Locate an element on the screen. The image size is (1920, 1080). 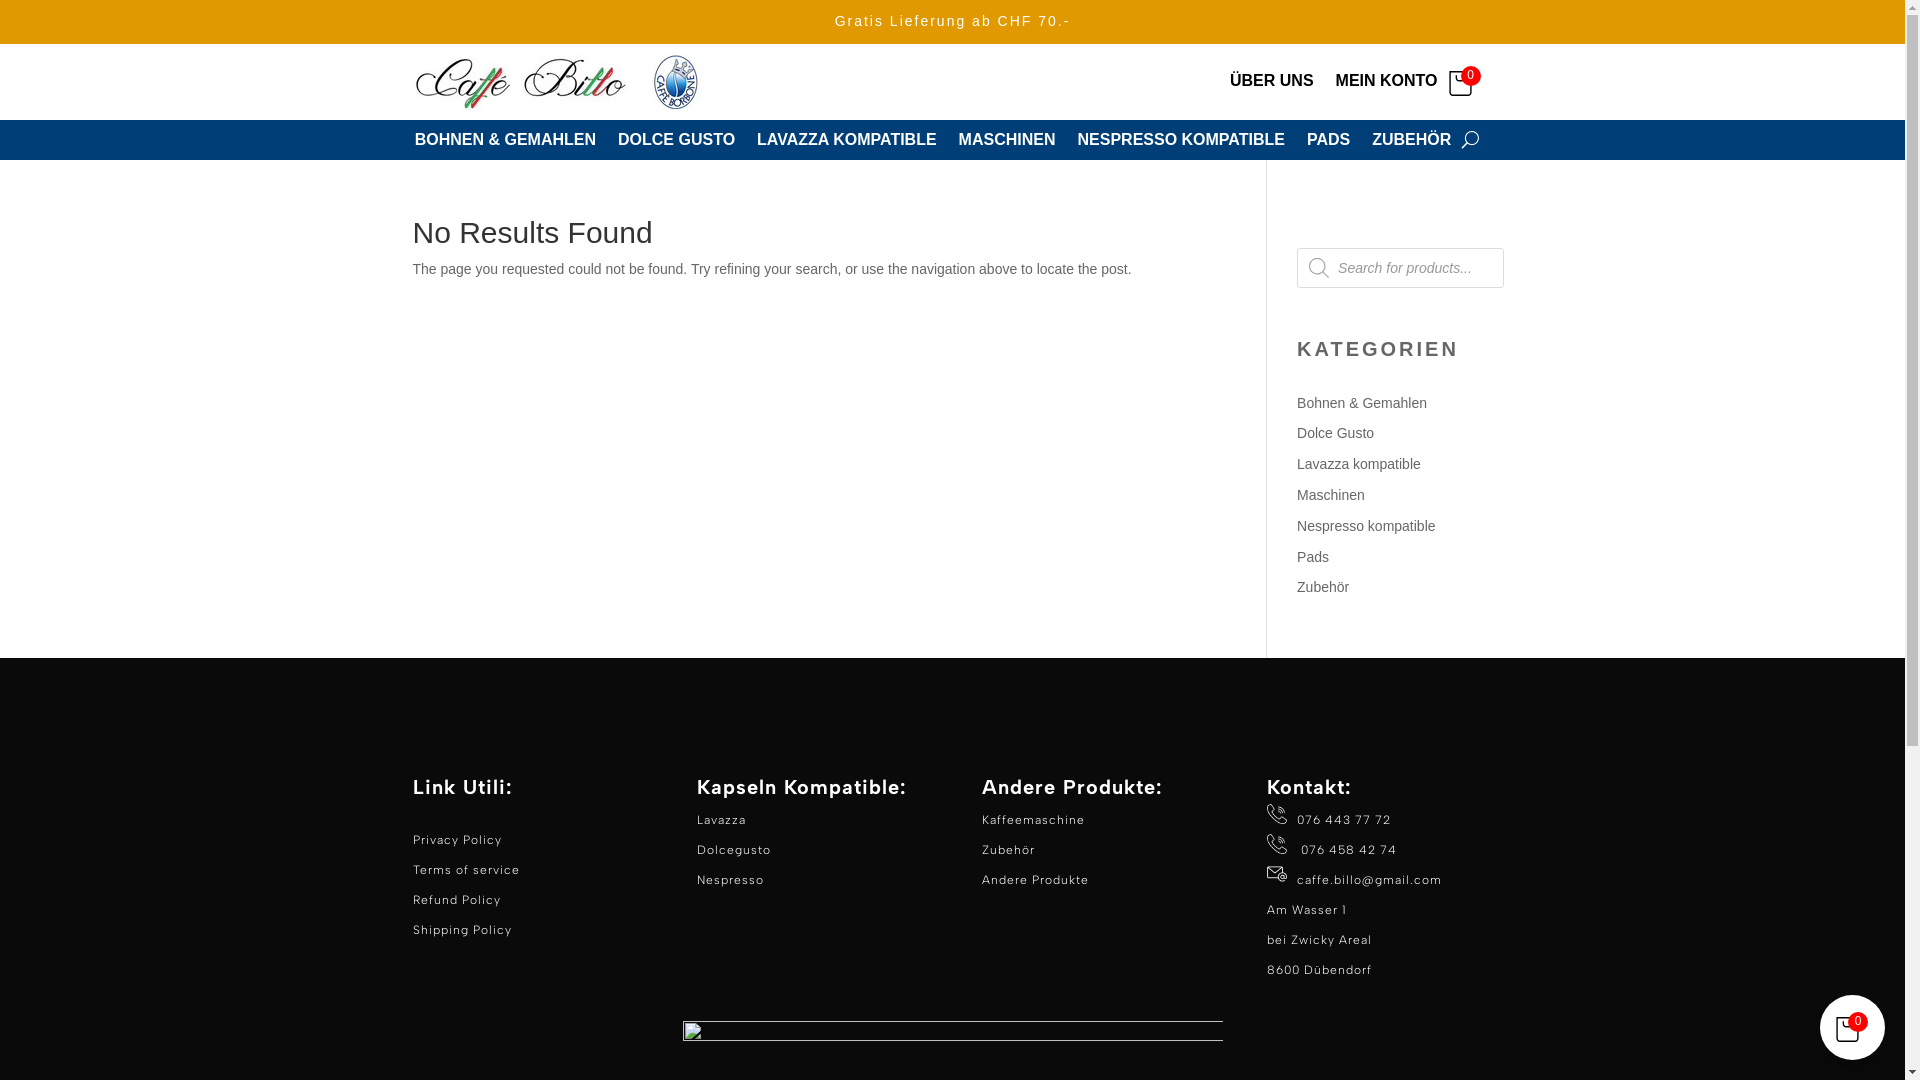
'LAVAZZA KOMPATIBLE' is located at coordinates (846, 142).